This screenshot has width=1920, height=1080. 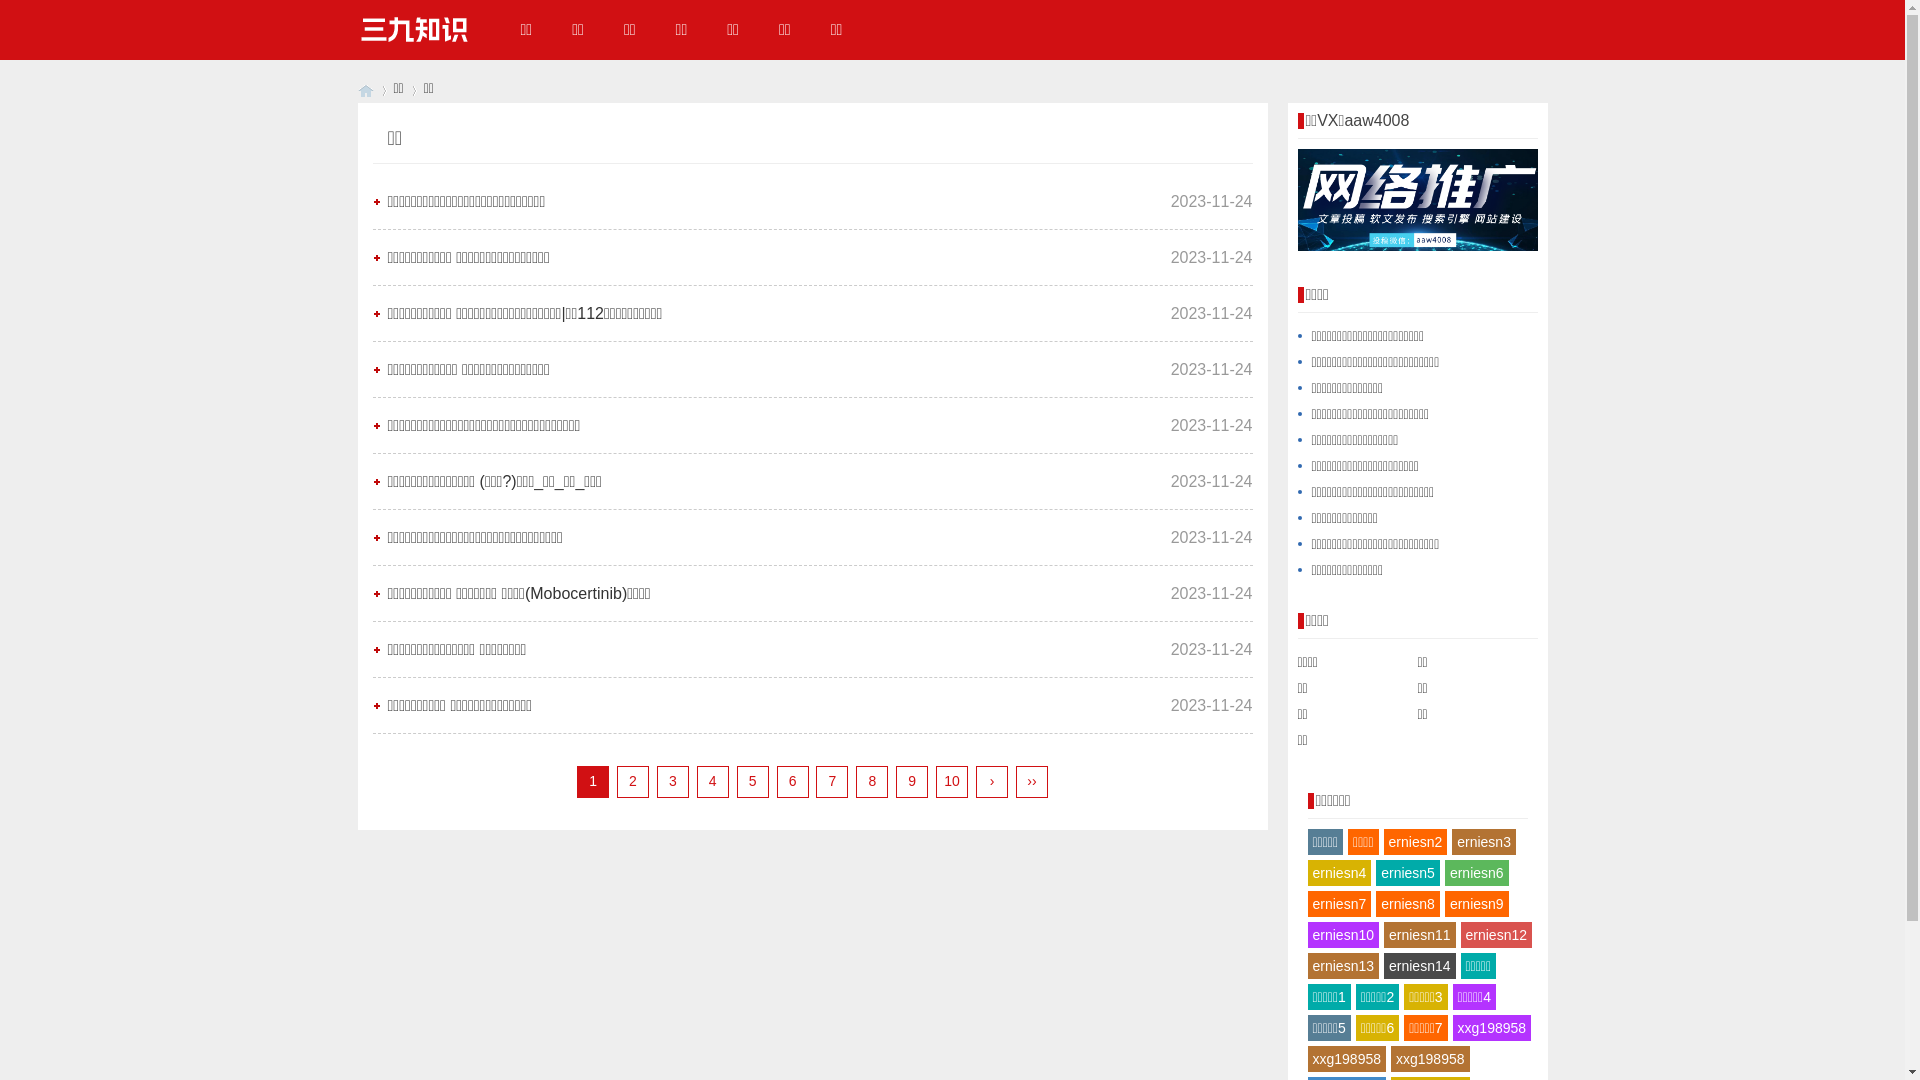 What do you see at coordinates (632, 781) in the screenshot?
I see `'2'` at bounding box center [632, 781].